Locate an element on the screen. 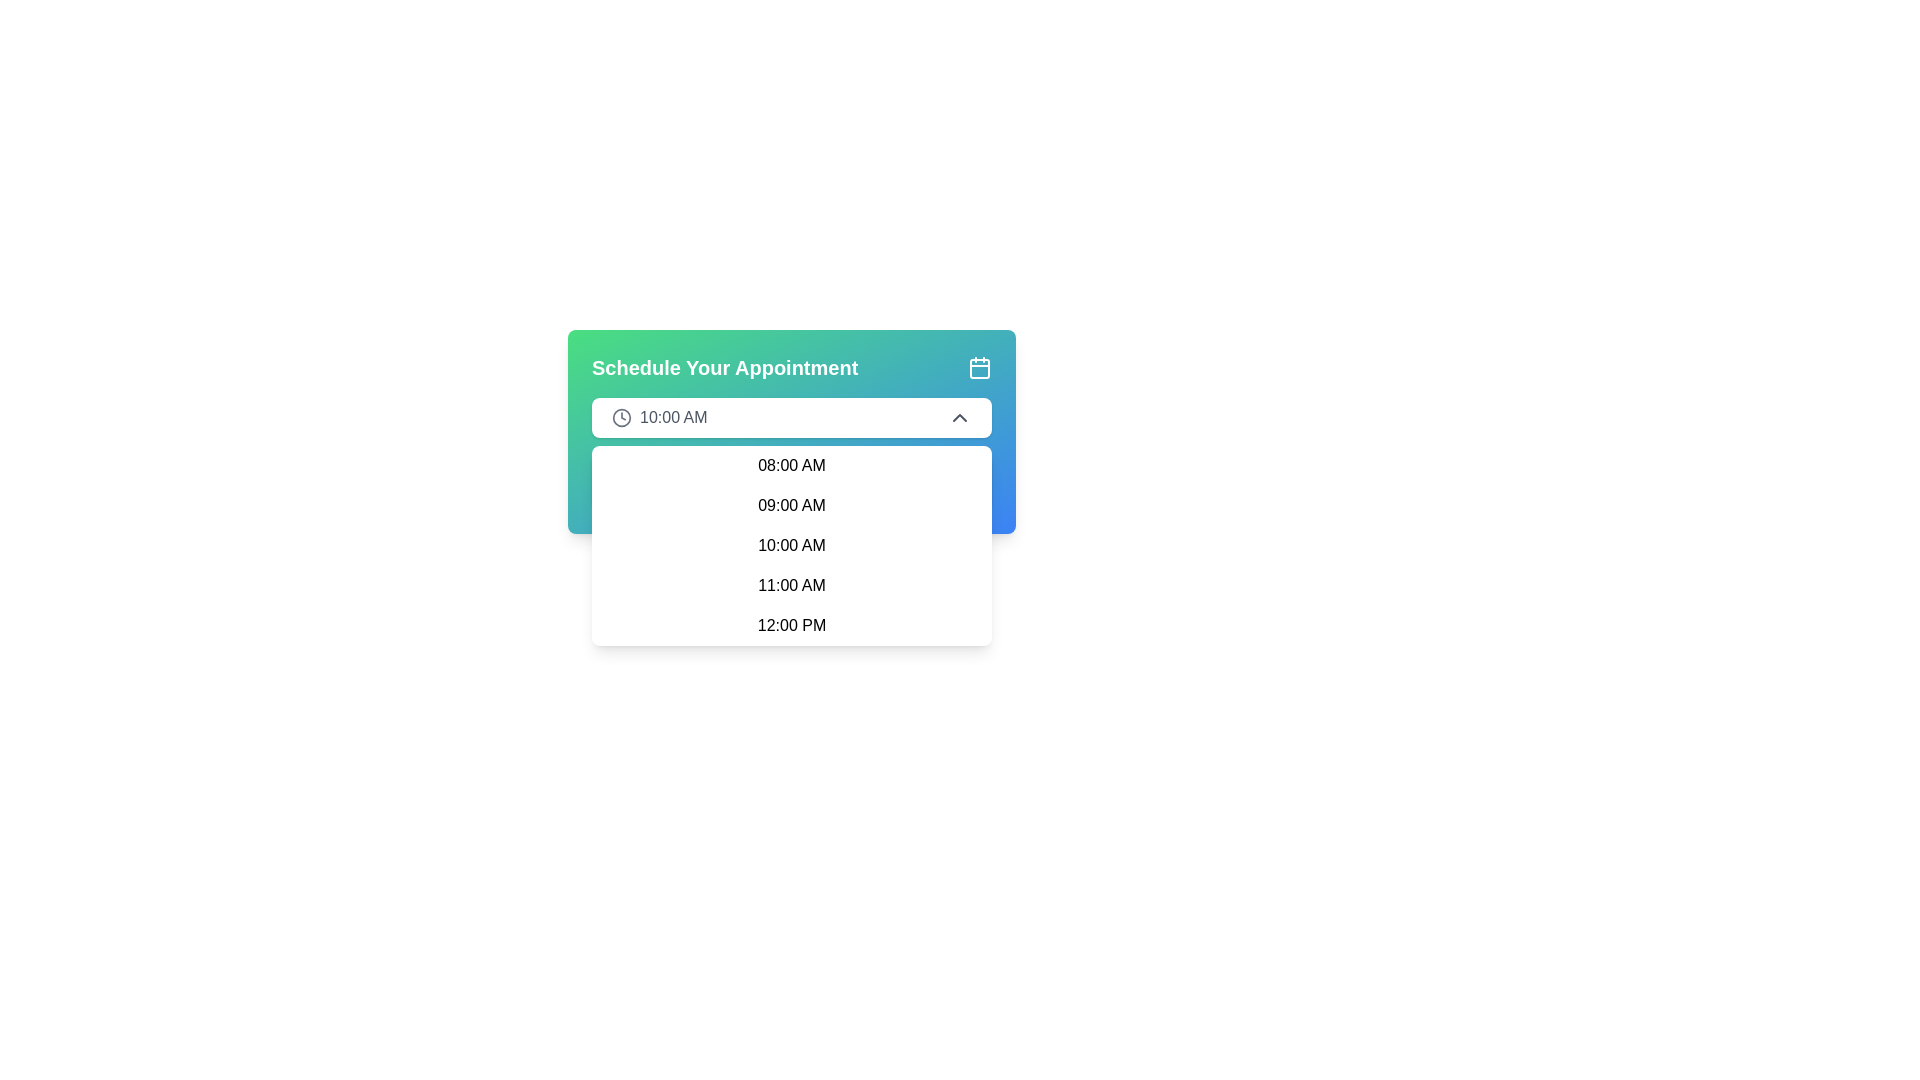 This screenshot has height=1080, width=1920. the first selectable time option in the dropdown menu located immediately below the '10:00 AM' field to trigger hover effects is located at coordinates (791, 466).